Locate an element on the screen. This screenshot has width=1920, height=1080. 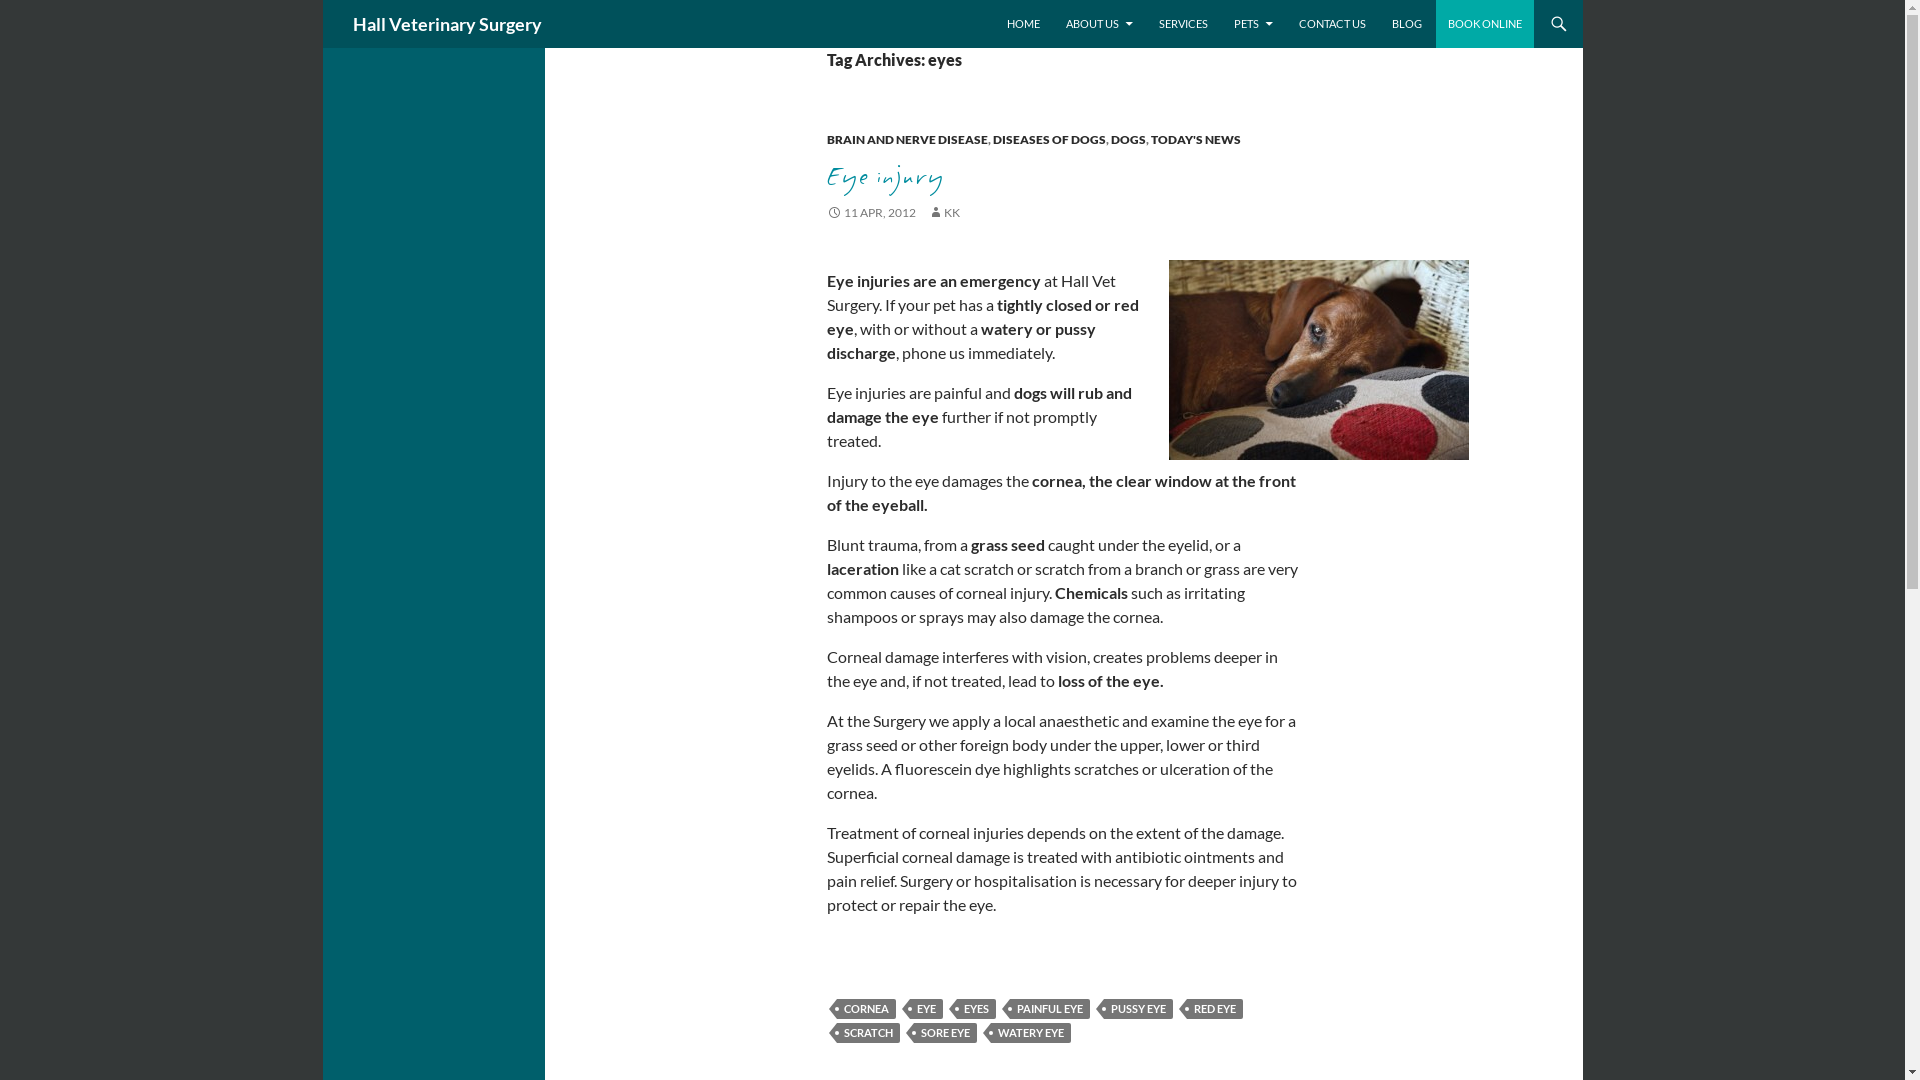
'PAINFUL EYE' is located at coordinates (1049, 1009).